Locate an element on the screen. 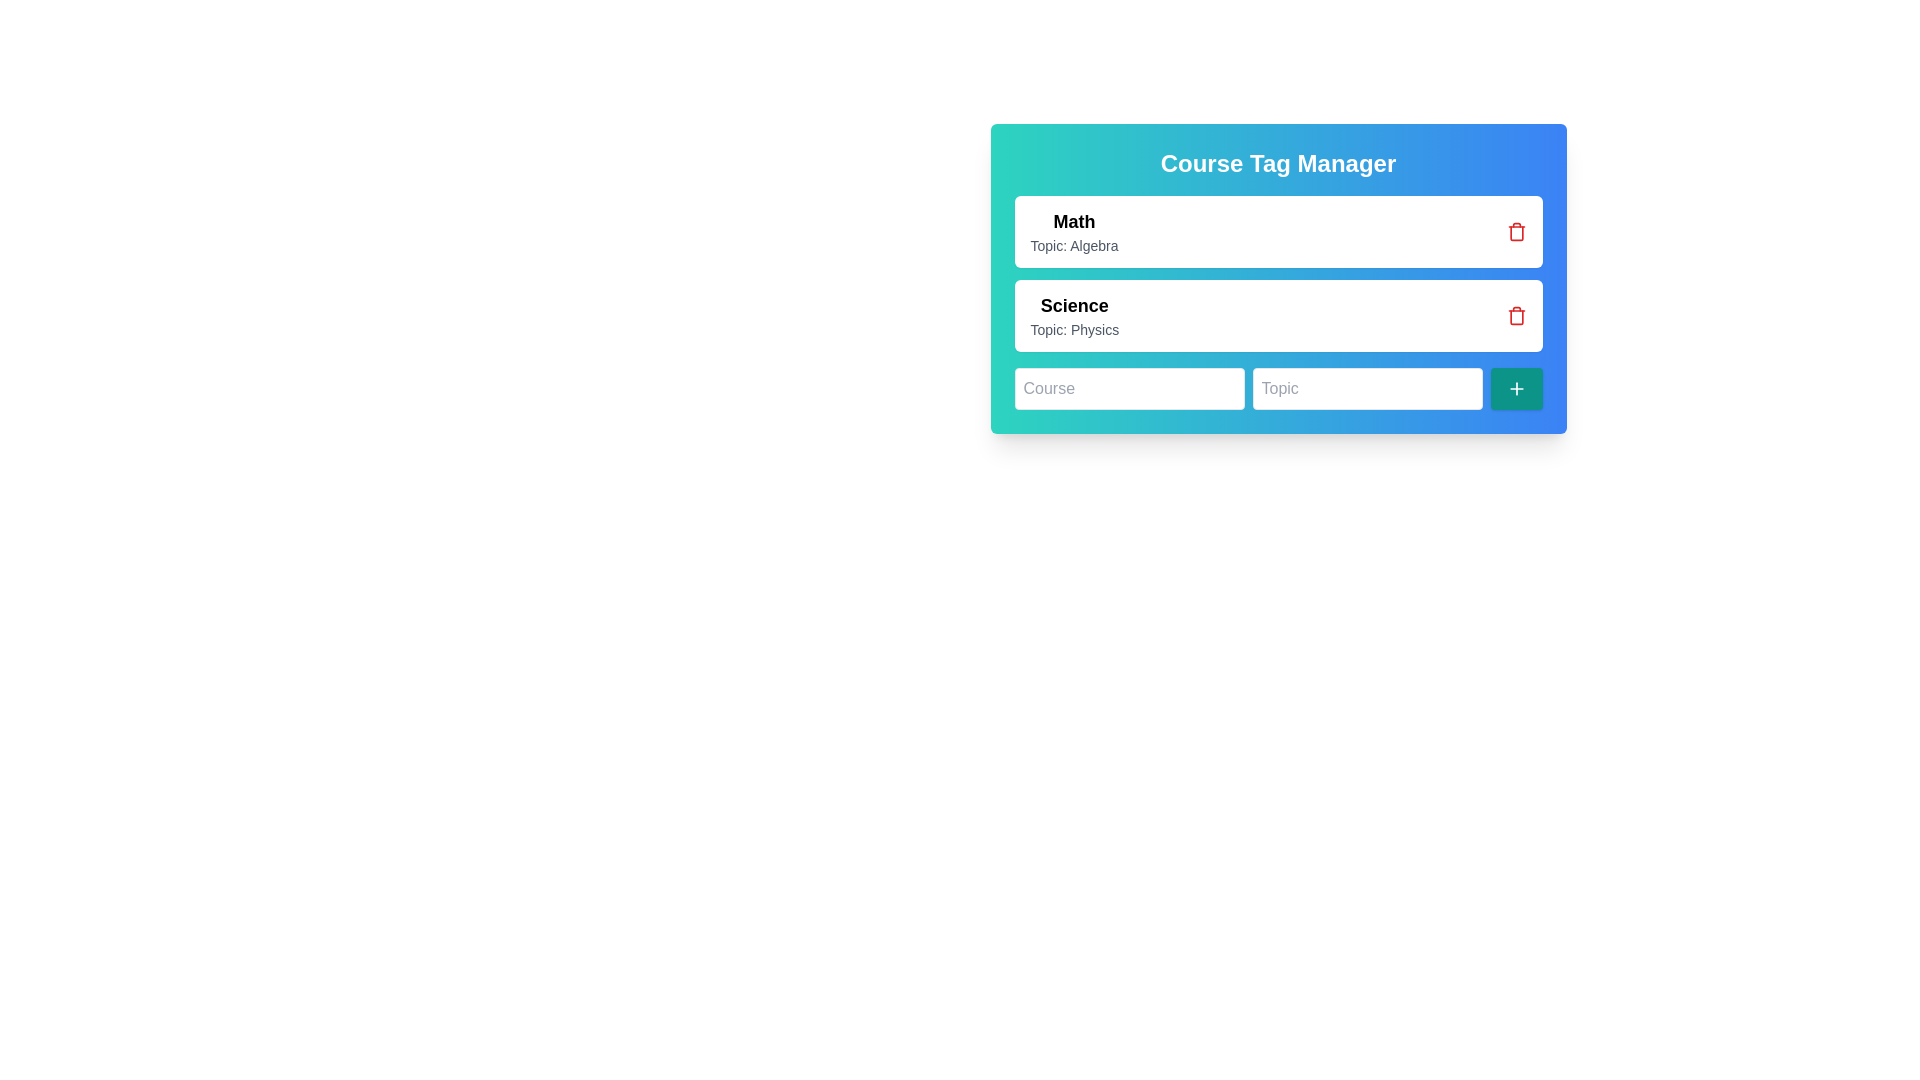 The height and width of the screenshot is (1080, 1920). the teal-colored button with rounded edges and a plus-shaped icon, located at the end of the row with 'Course' and 'Topic' input fields is located at coordinates (1516, 389).